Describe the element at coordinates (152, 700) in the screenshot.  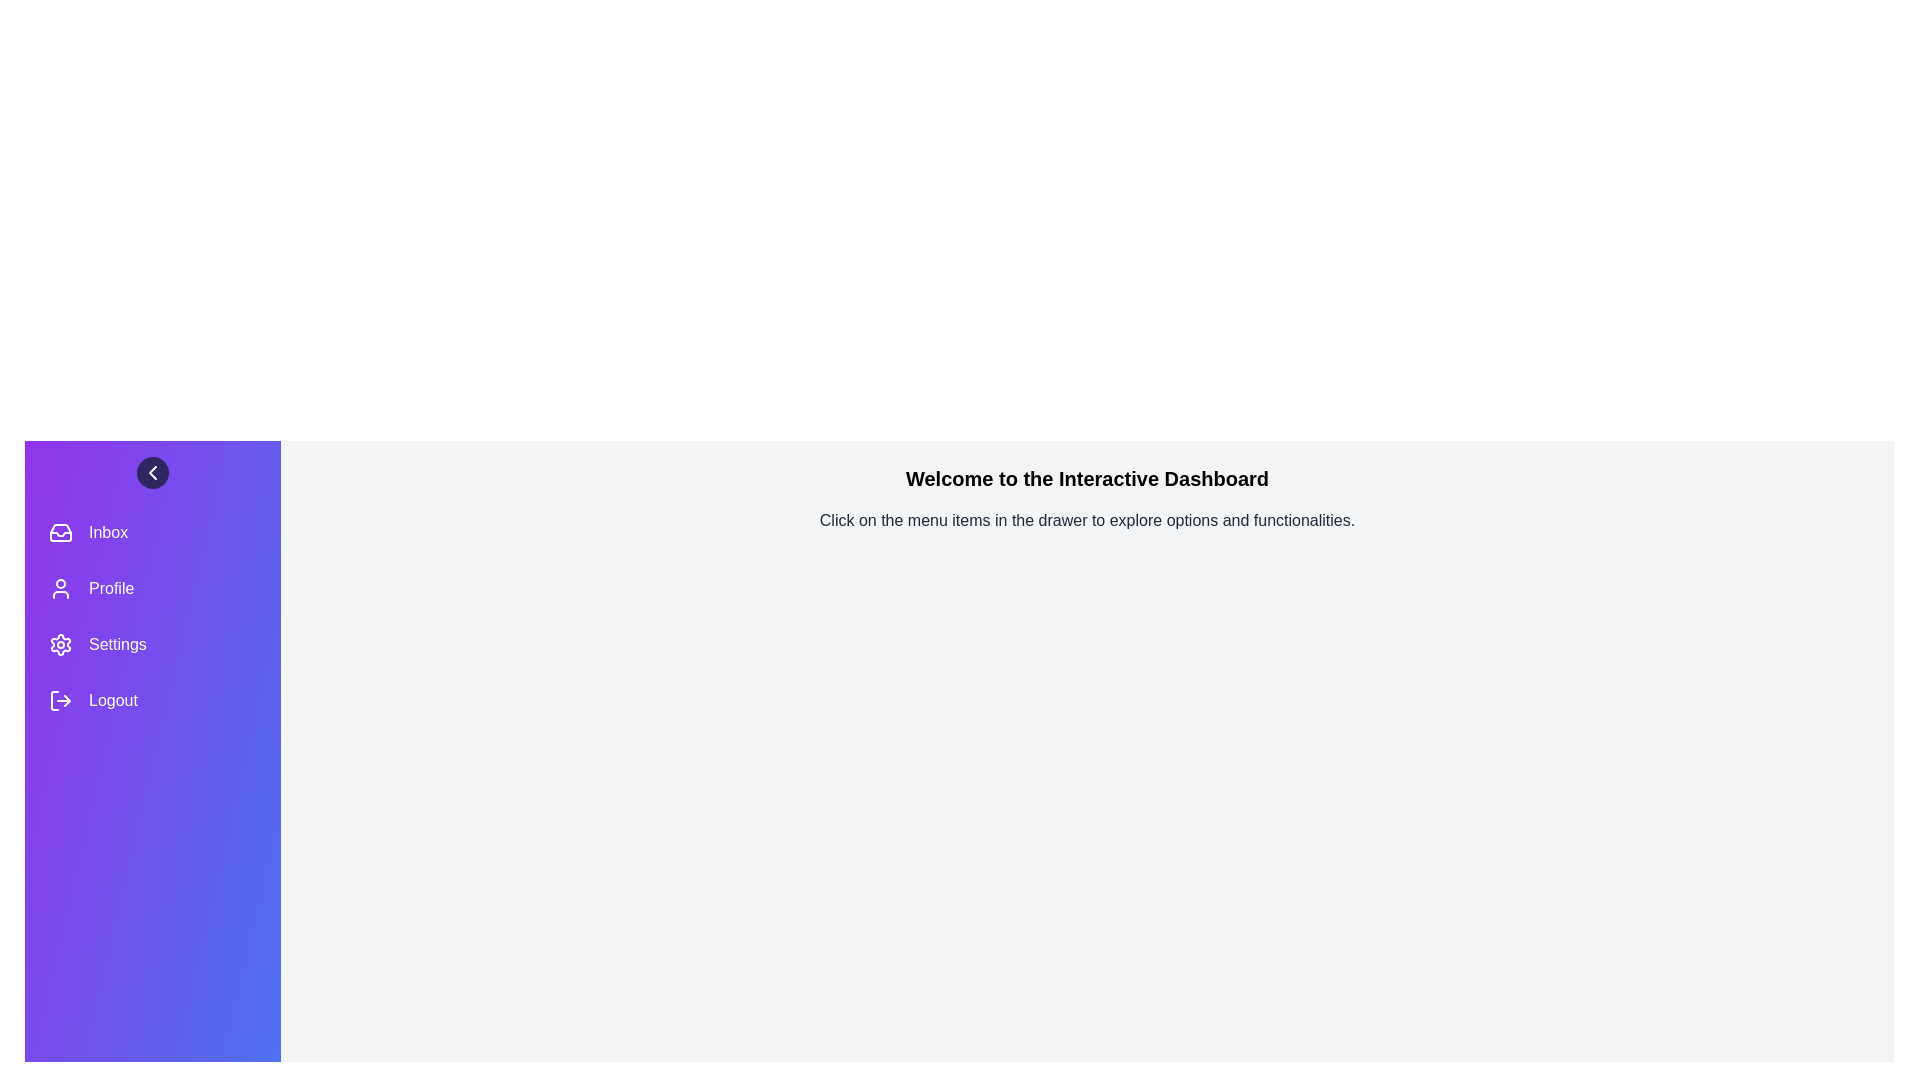
I see `the menu item labeled Logout to trigger its associated action` at that location.